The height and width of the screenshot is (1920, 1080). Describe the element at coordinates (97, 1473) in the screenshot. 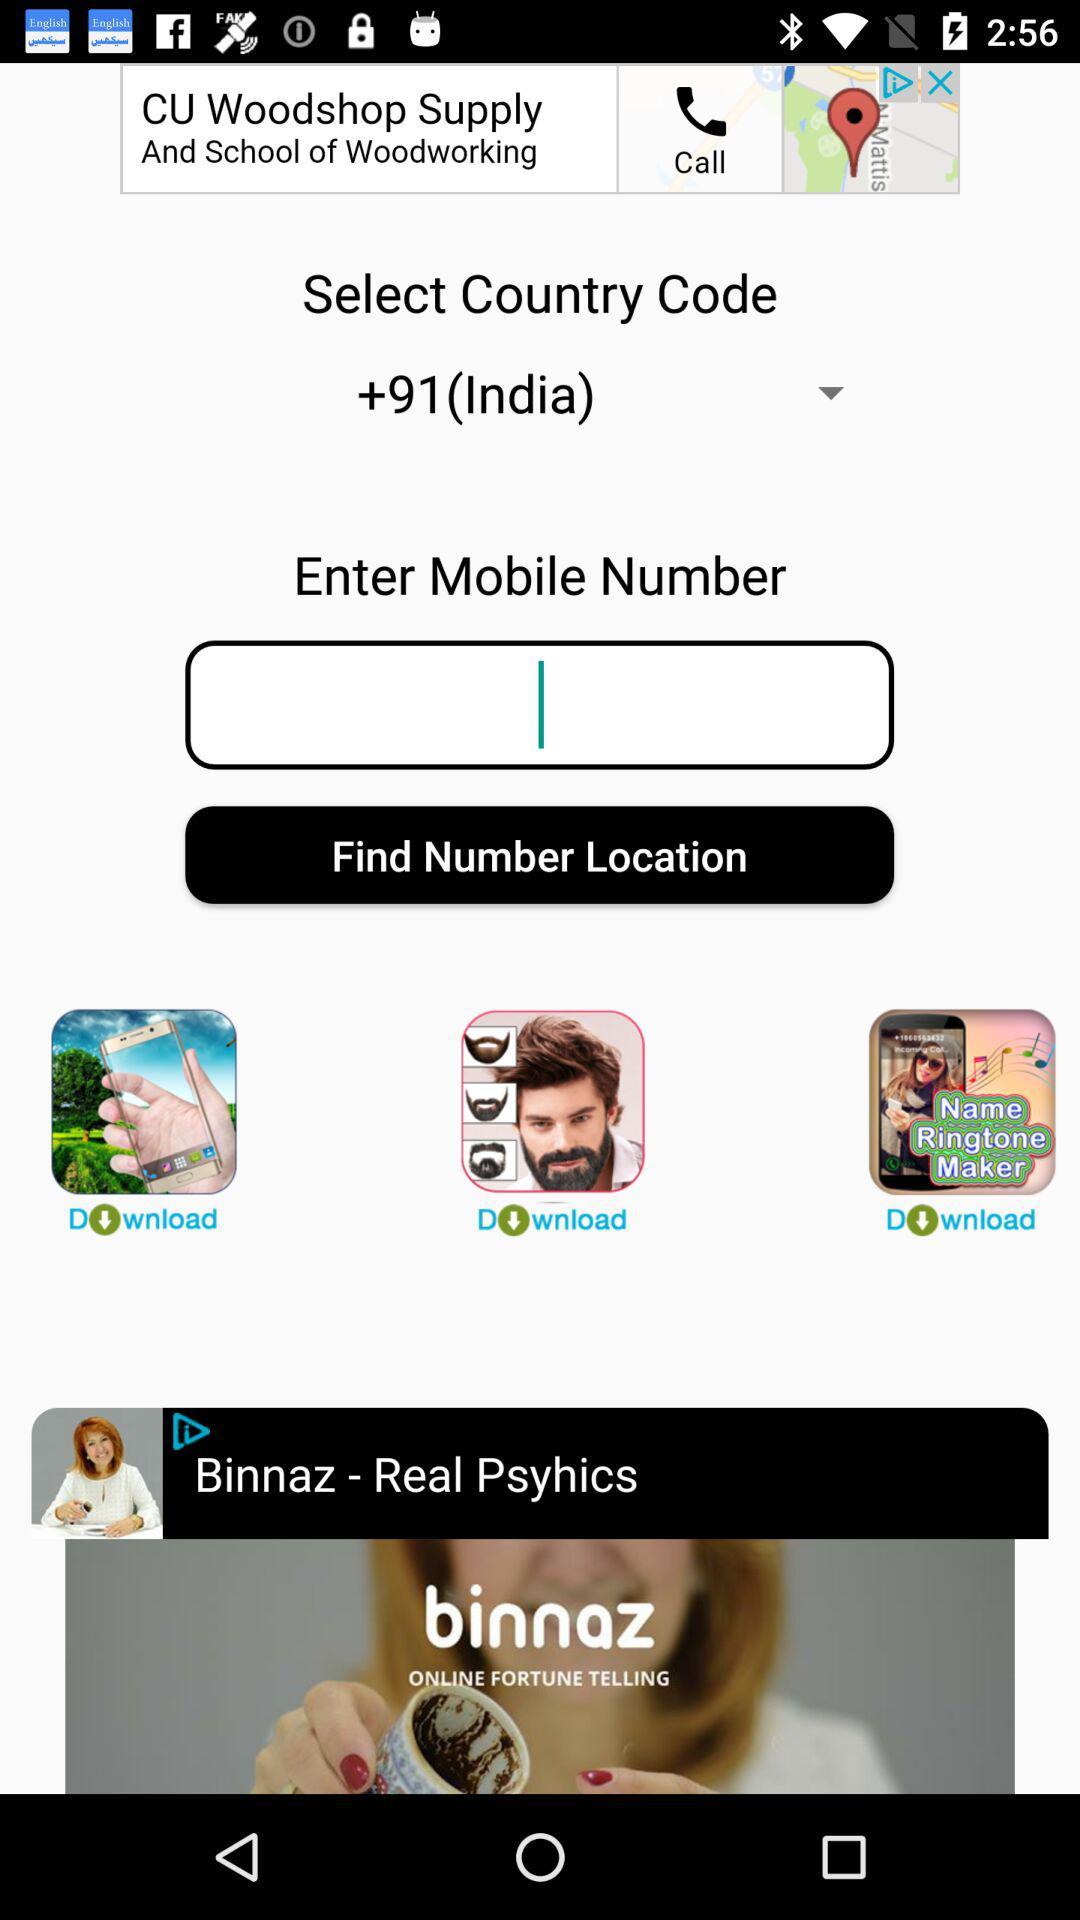

I see `advertisement selction` at that location.